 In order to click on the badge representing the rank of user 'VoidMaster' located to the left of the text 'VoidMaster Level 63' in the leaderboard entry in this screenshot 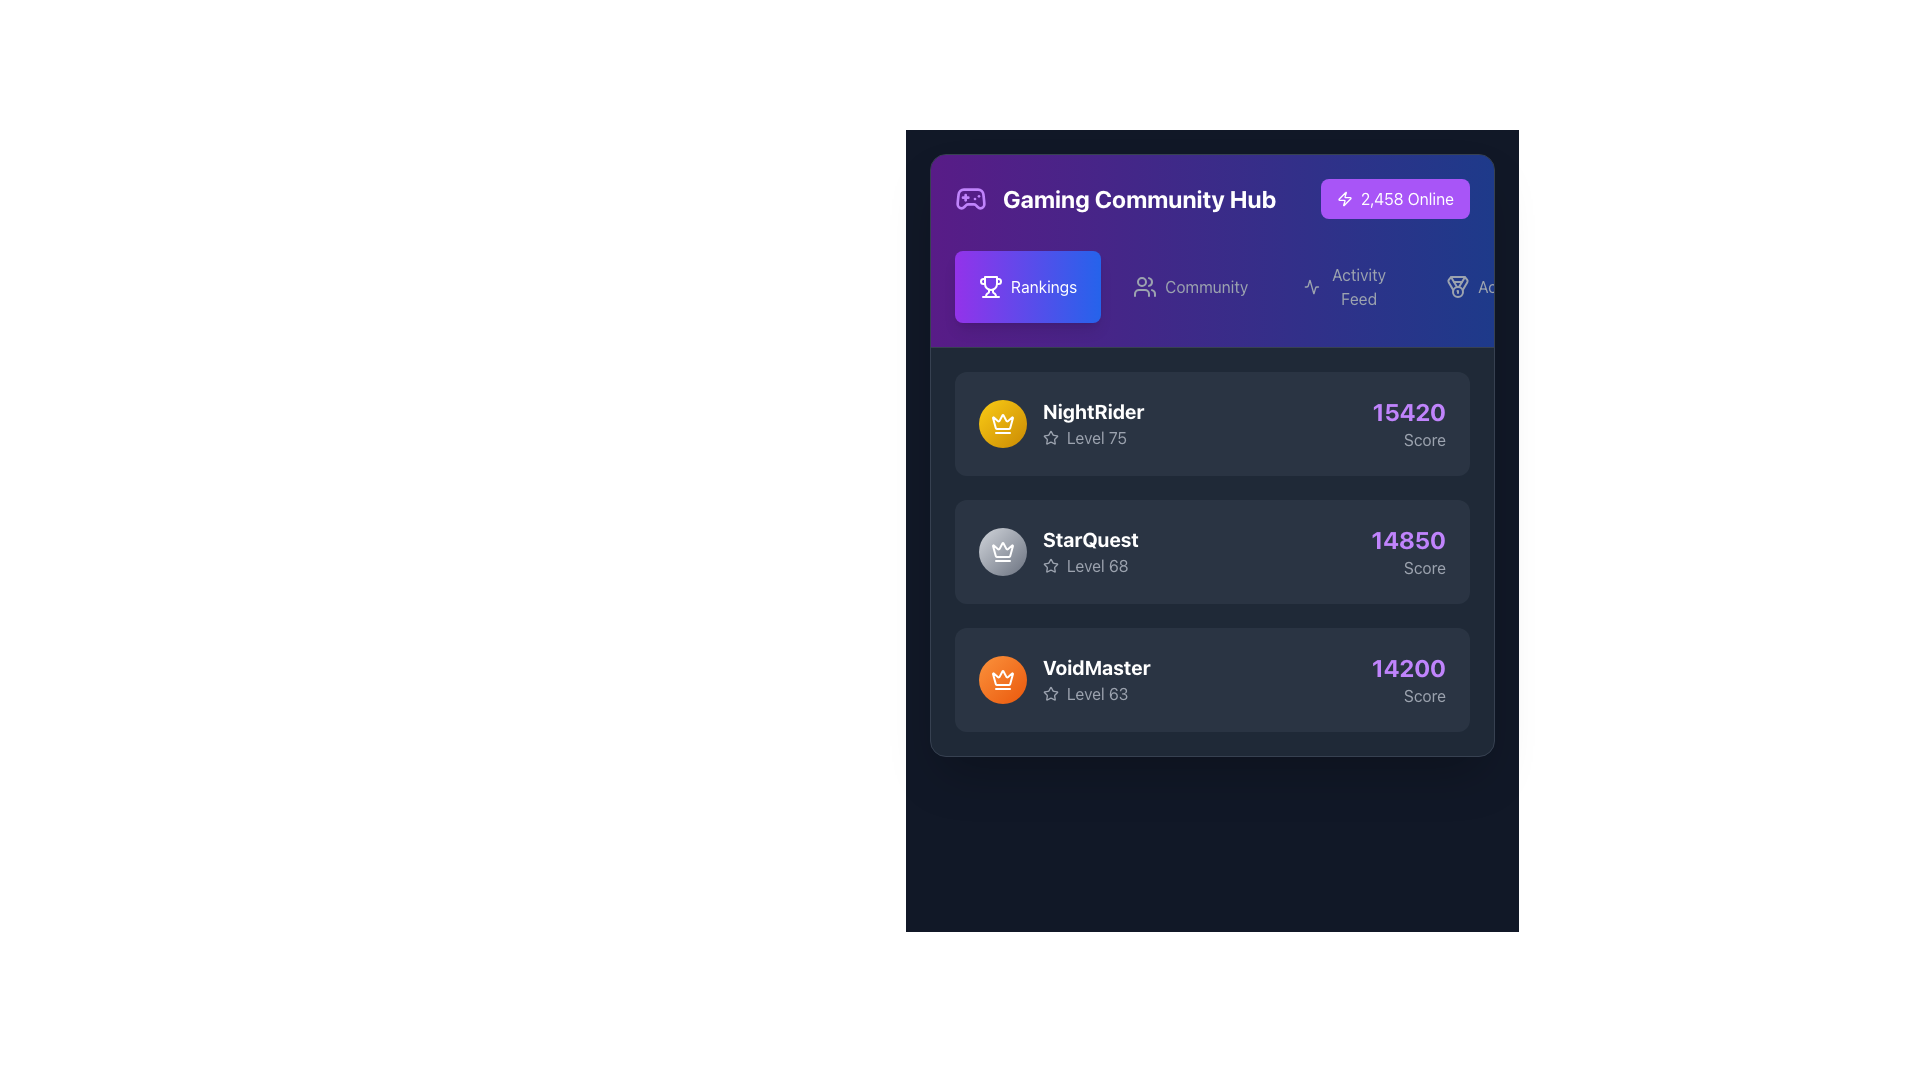, I will do `click(1003, 678)`.